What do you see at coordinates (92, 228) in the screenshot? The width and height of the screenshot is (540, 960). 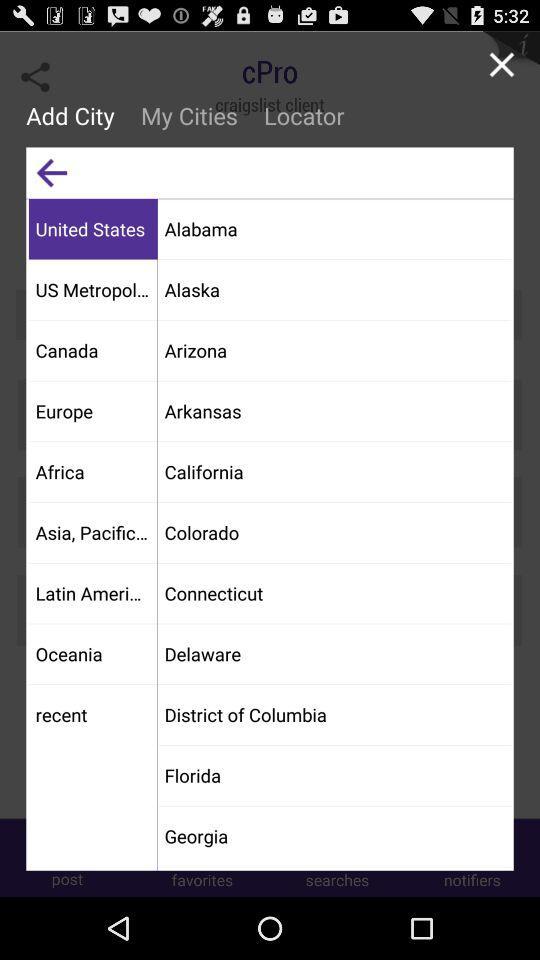 I see `the united states app` at bounding box center [92, 228].